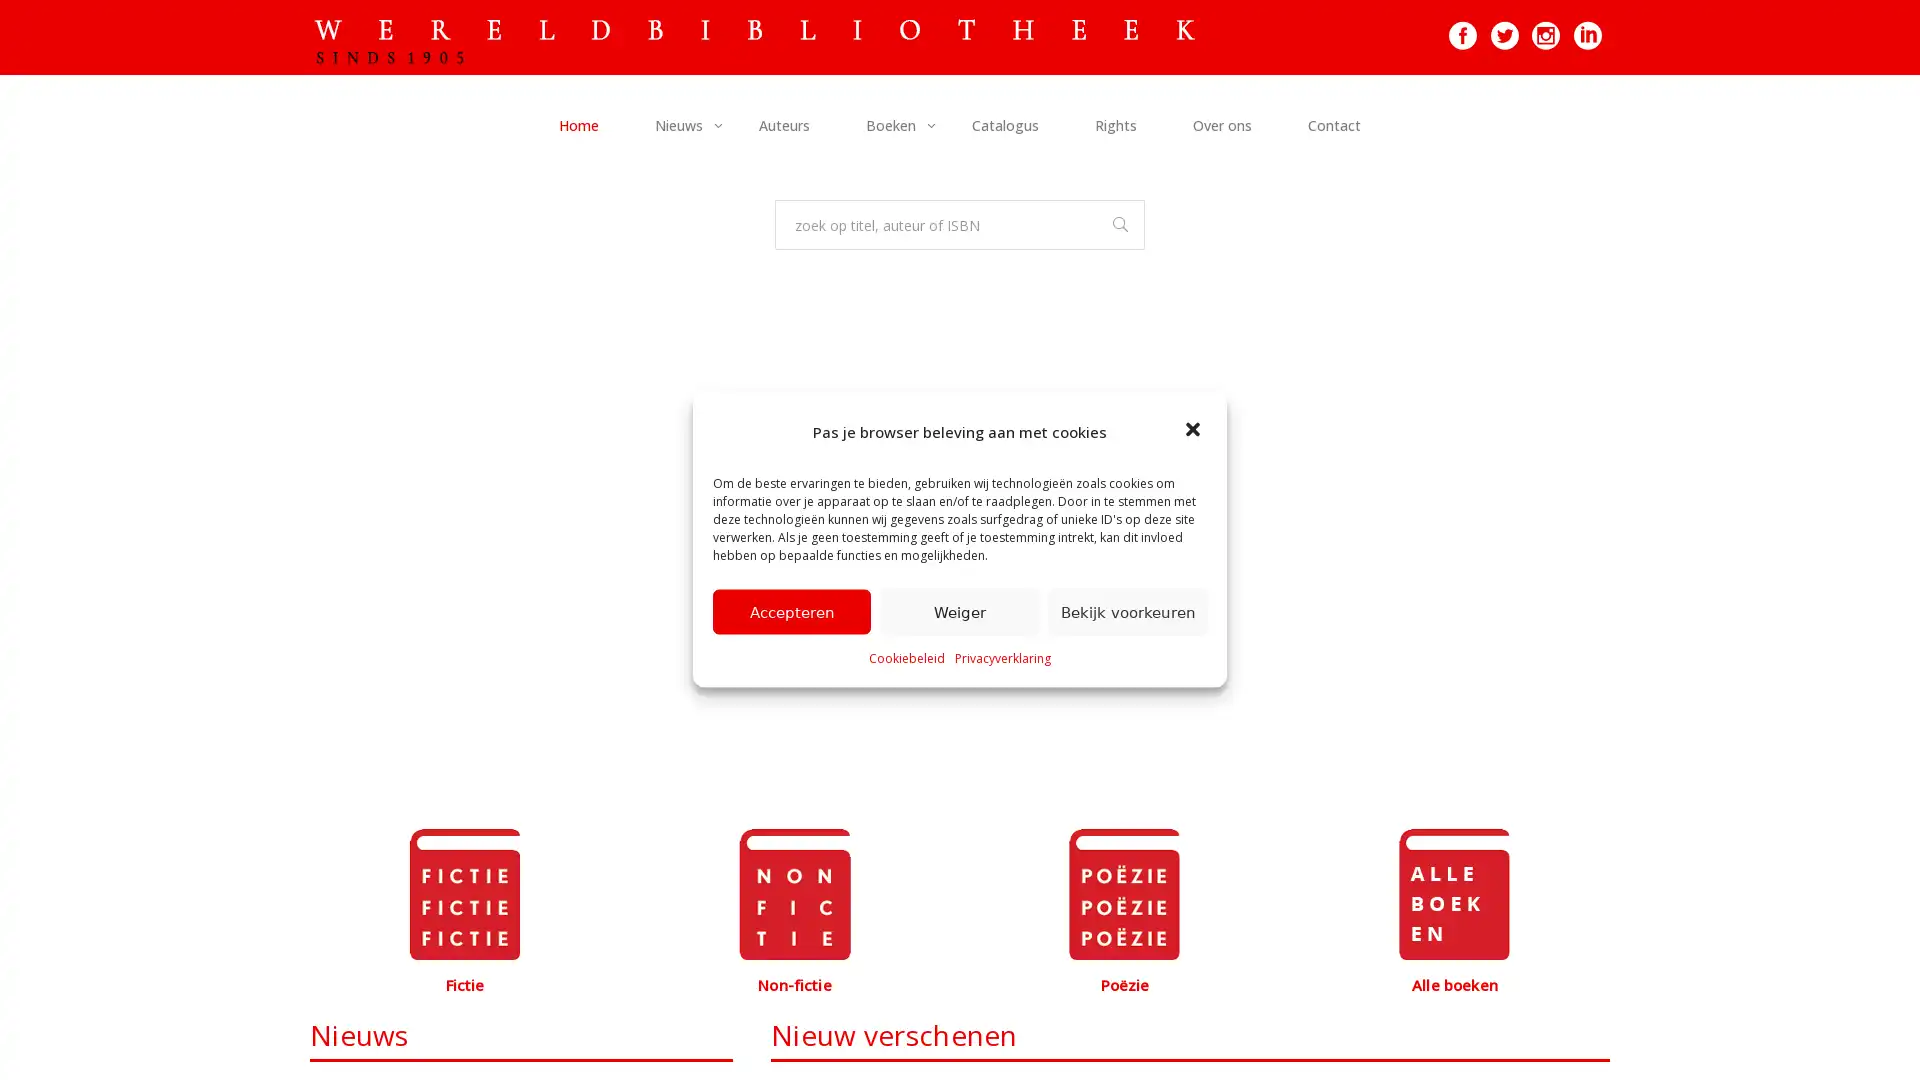  Describe the element at coordinates (1195, 430) in the screenshot. I see `close-dialog` at that location.